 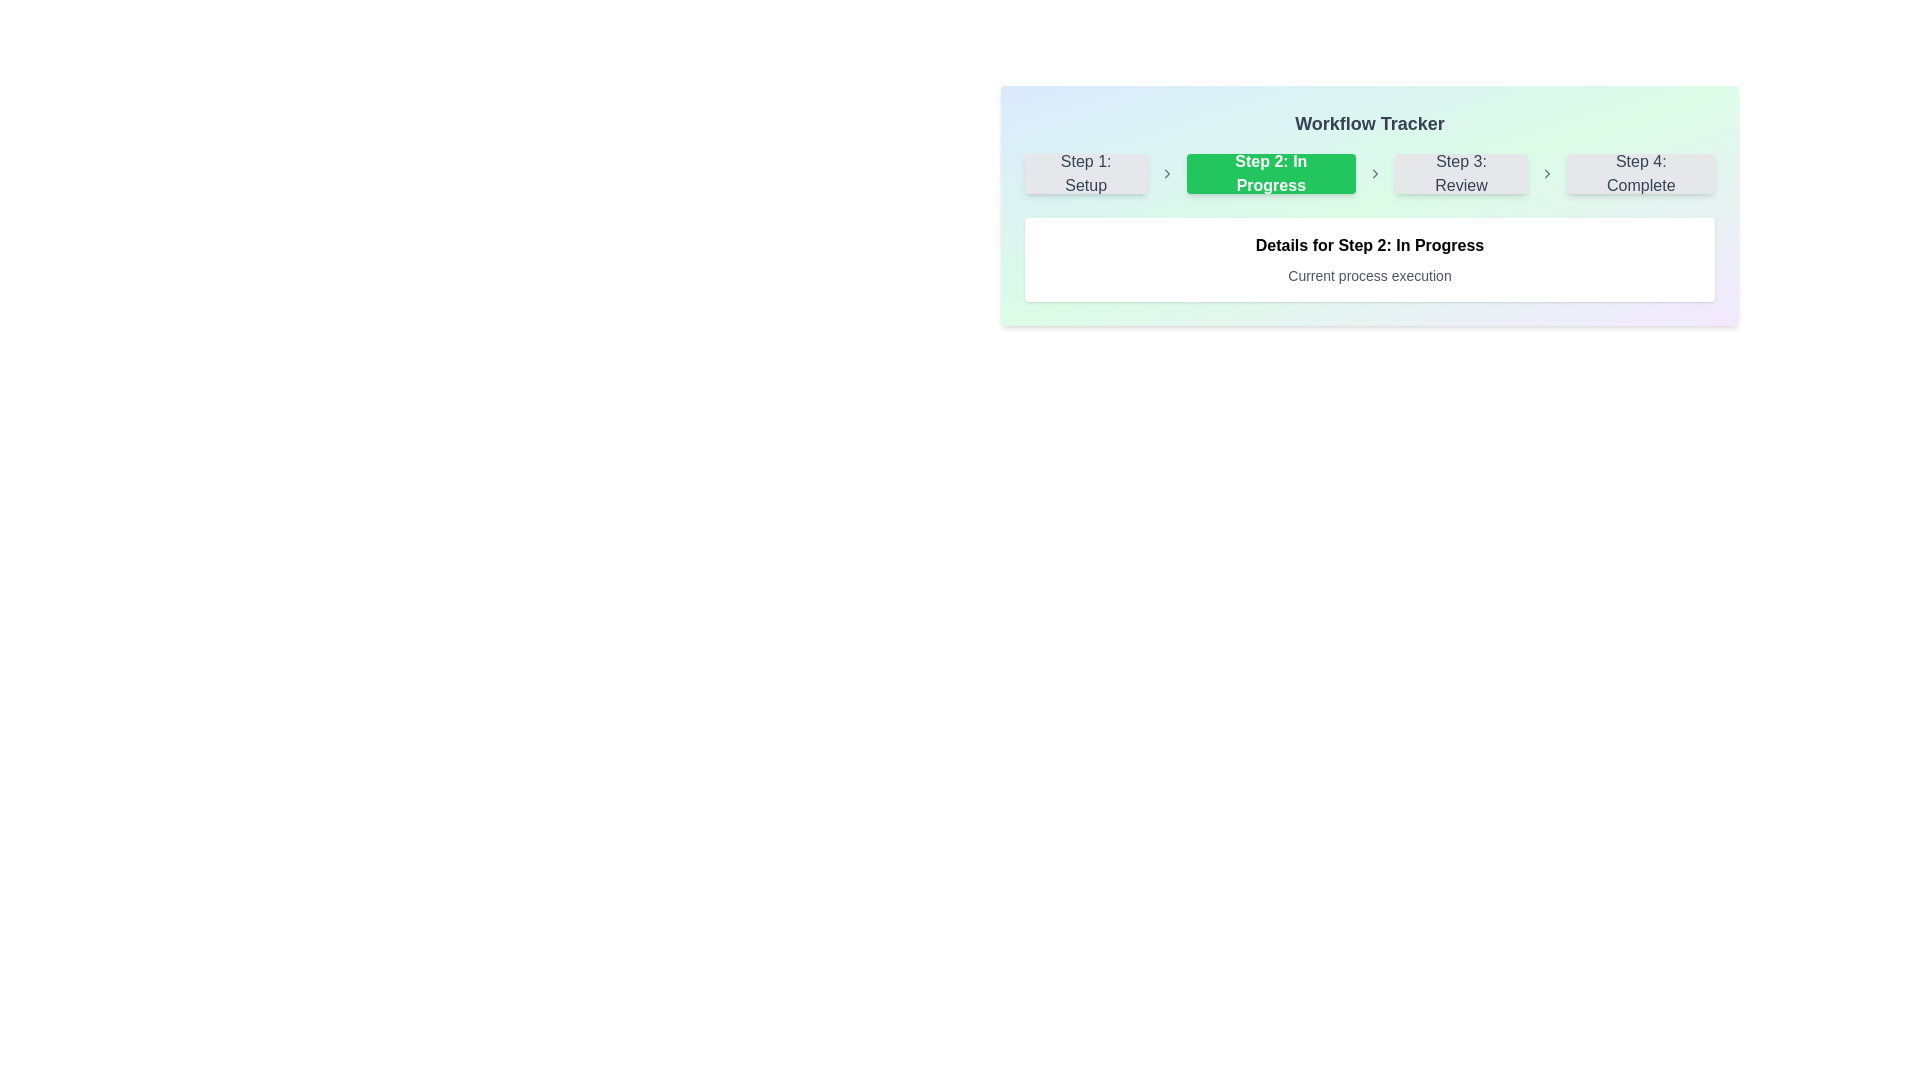 I want to click on the informational label indicating the current status of Step 2 in the workflow, located below the header 'Details for Step 2: In Progress', so click(x=1368, y=276).